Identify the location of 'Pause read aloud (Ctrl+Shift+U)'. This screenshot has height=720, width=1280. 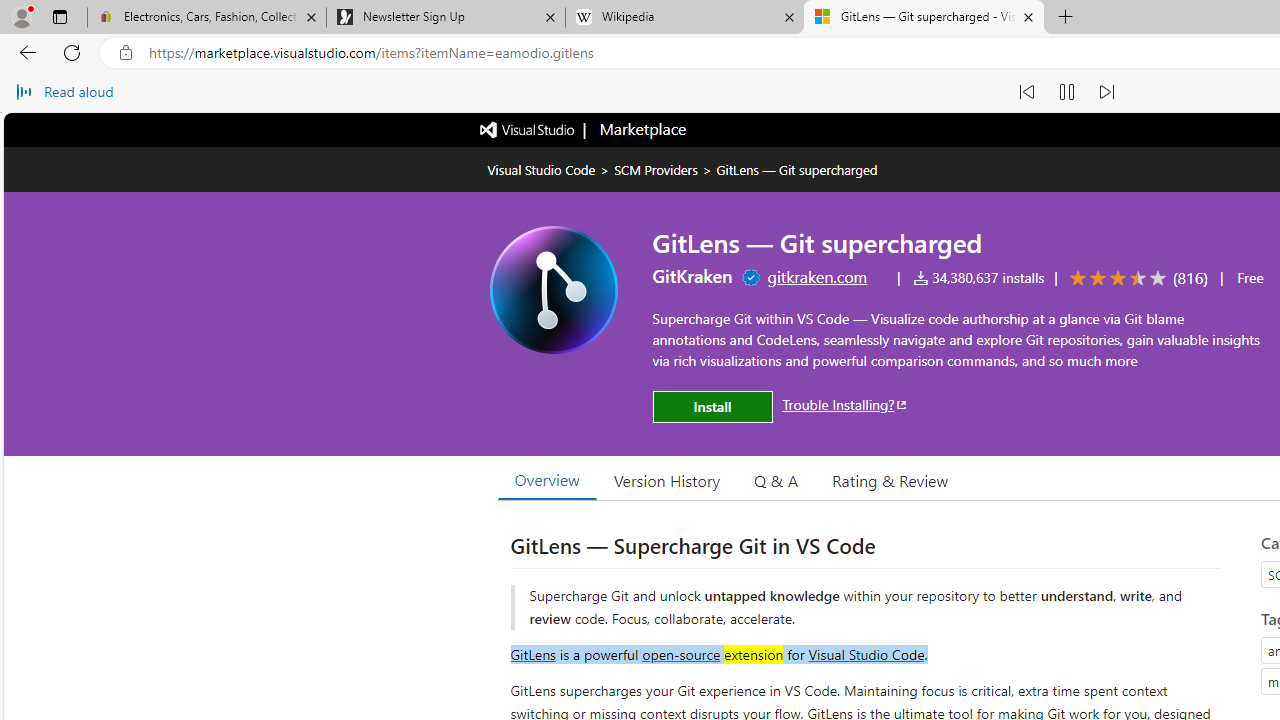
(1065, 92).